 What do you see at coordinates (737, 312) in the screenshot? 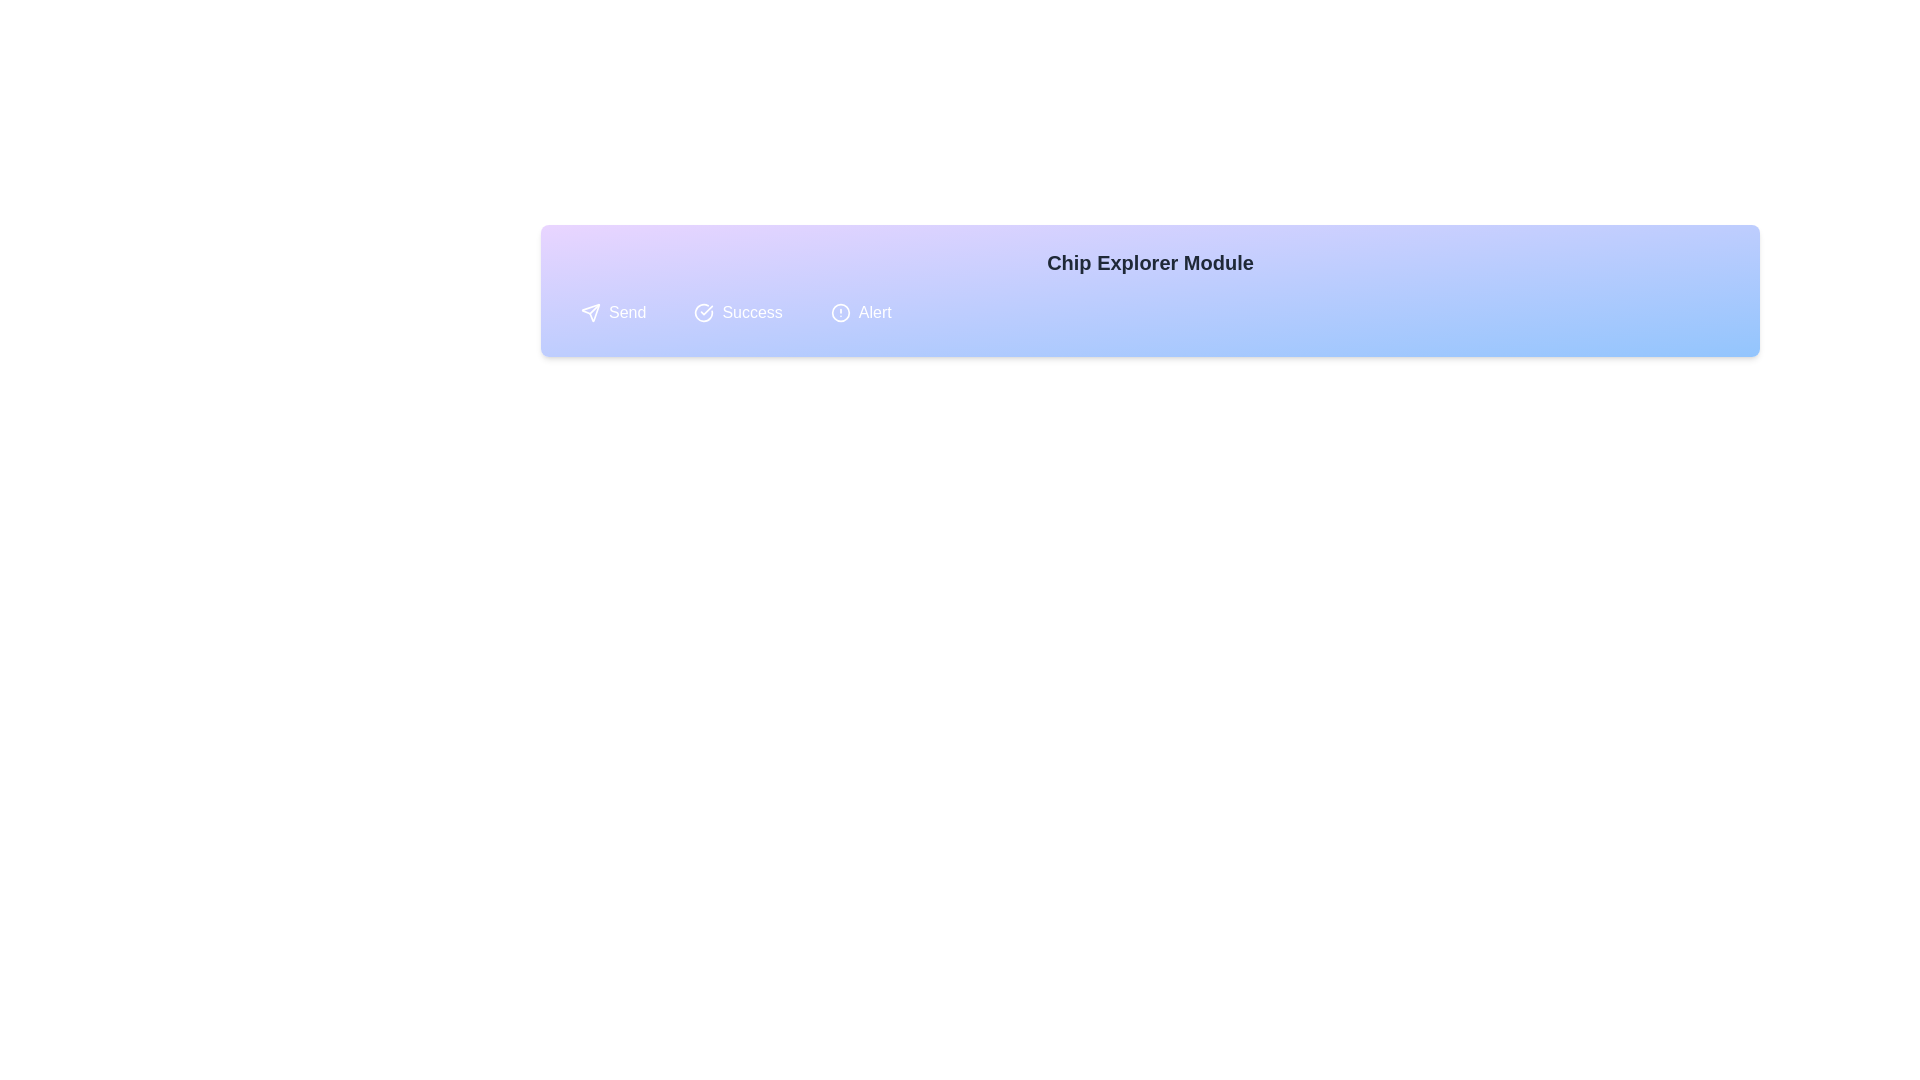
I see `the chip labeled 'Success' to select it` at bounding box center [737, 312].